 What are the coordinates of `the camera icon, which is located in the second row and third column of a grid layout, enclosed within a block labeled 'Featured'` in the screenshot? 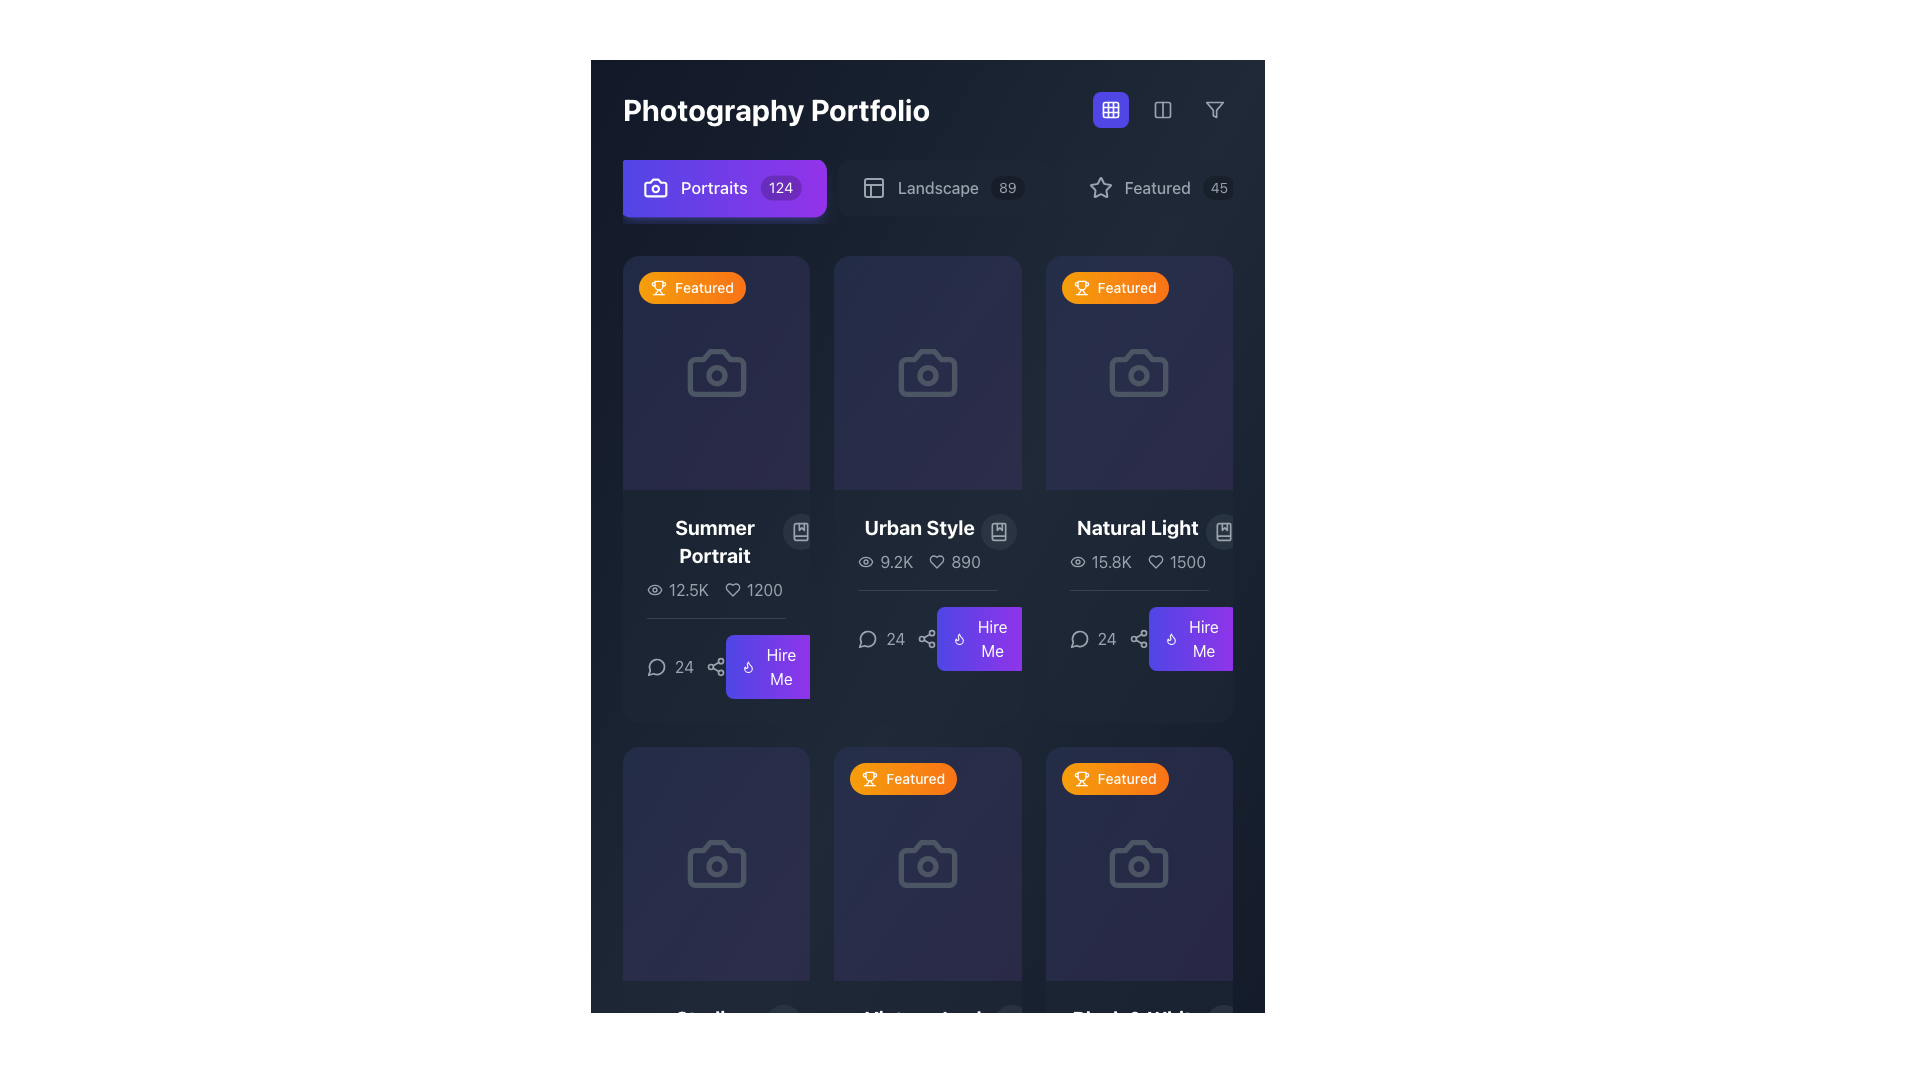 It's located at (1139, 863).